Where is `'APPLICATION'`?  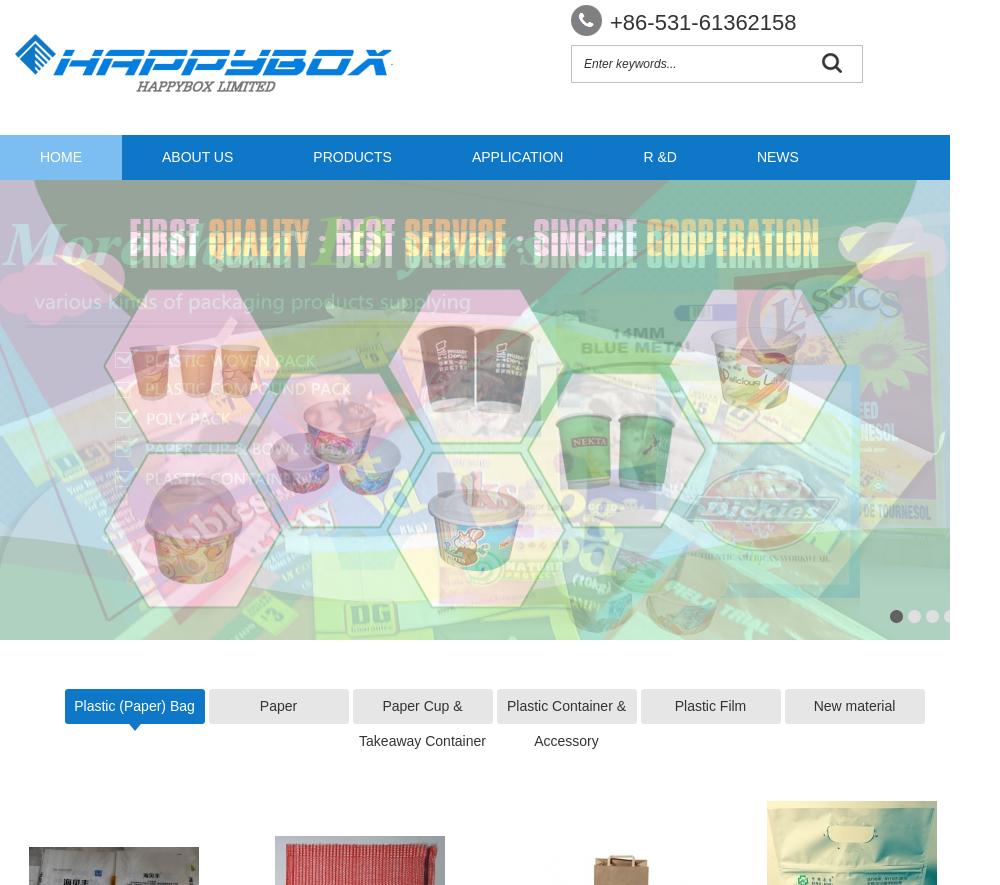 'APPLICATION' is located at coordinates (517, 155).